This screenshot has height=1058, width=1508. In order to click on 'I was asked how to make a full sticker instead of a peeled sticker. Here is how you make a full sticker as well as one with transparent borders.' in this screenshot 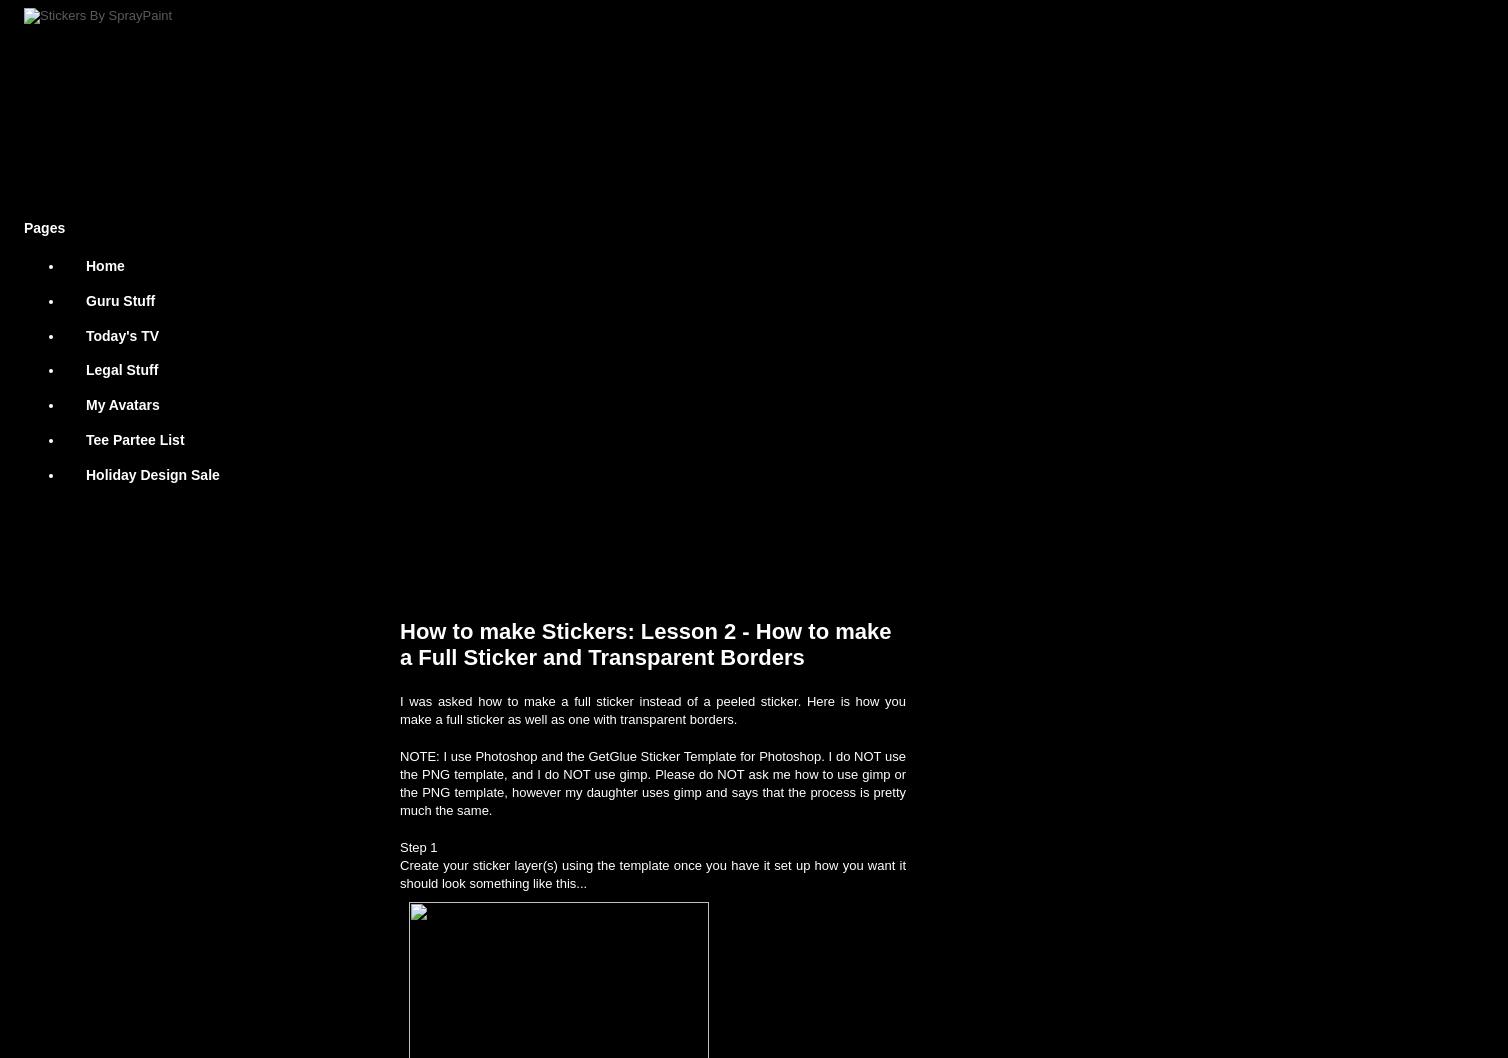, I will do `click(651, 710)`.